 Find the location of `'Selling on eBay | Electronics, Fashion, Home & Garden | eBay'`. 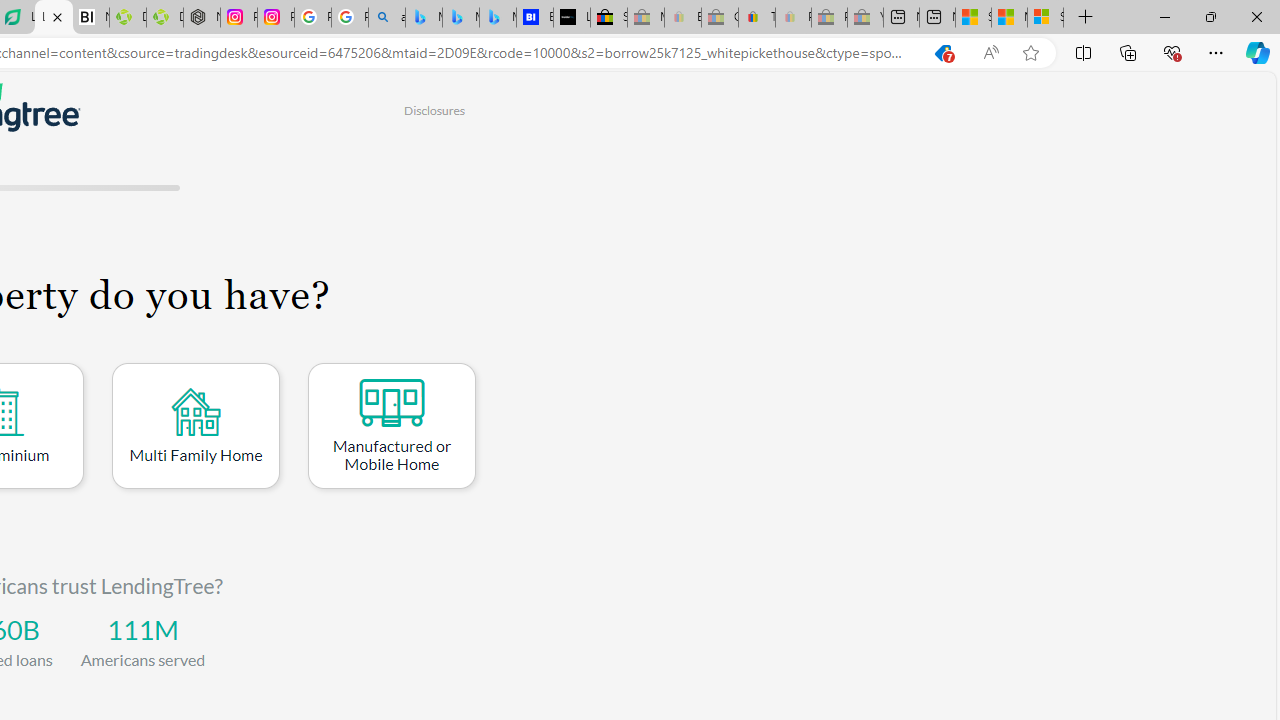

'Selling on eBay | Electronics, Fashion, Home & Garden | eBay' is located at coordinates (608, 17).